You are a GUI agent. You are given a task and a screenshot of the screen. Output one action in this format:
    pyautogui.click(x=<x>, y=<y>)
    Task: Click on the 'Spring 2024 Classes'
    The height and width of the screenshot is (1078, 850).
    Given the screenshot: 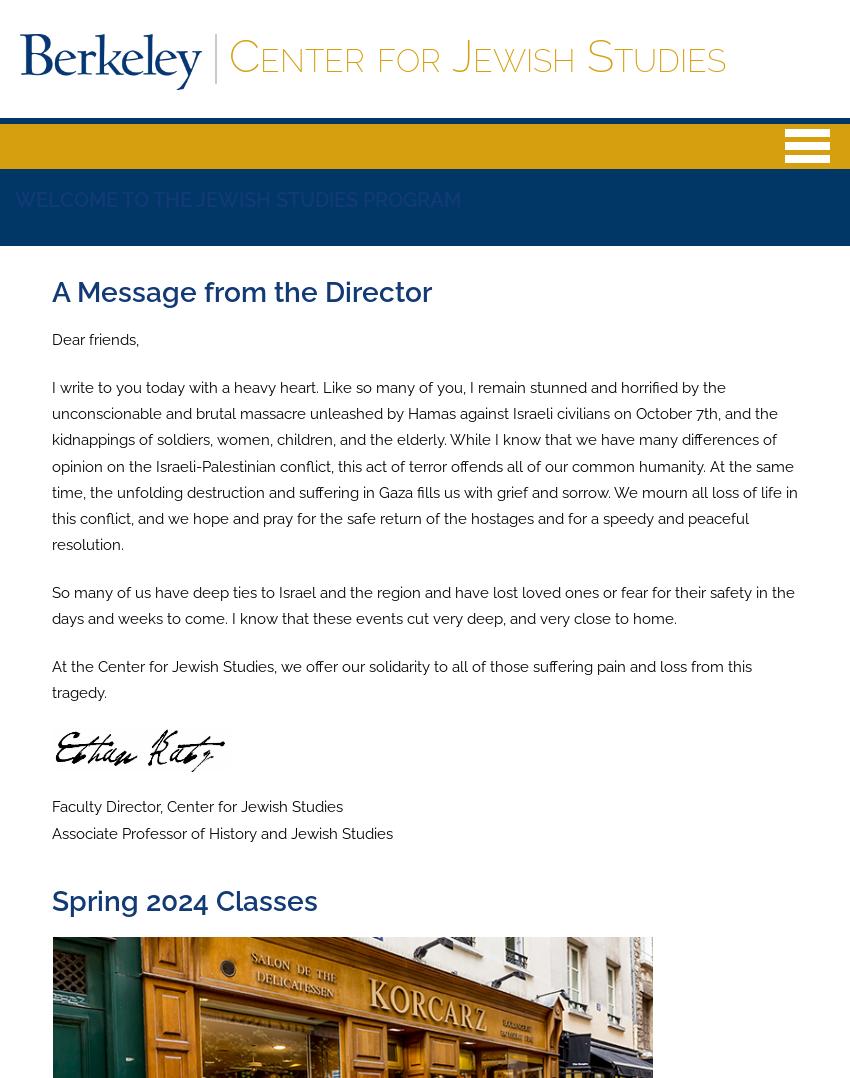 What is the action you would take?
    pyautogui.click(x=183, y=900)
    